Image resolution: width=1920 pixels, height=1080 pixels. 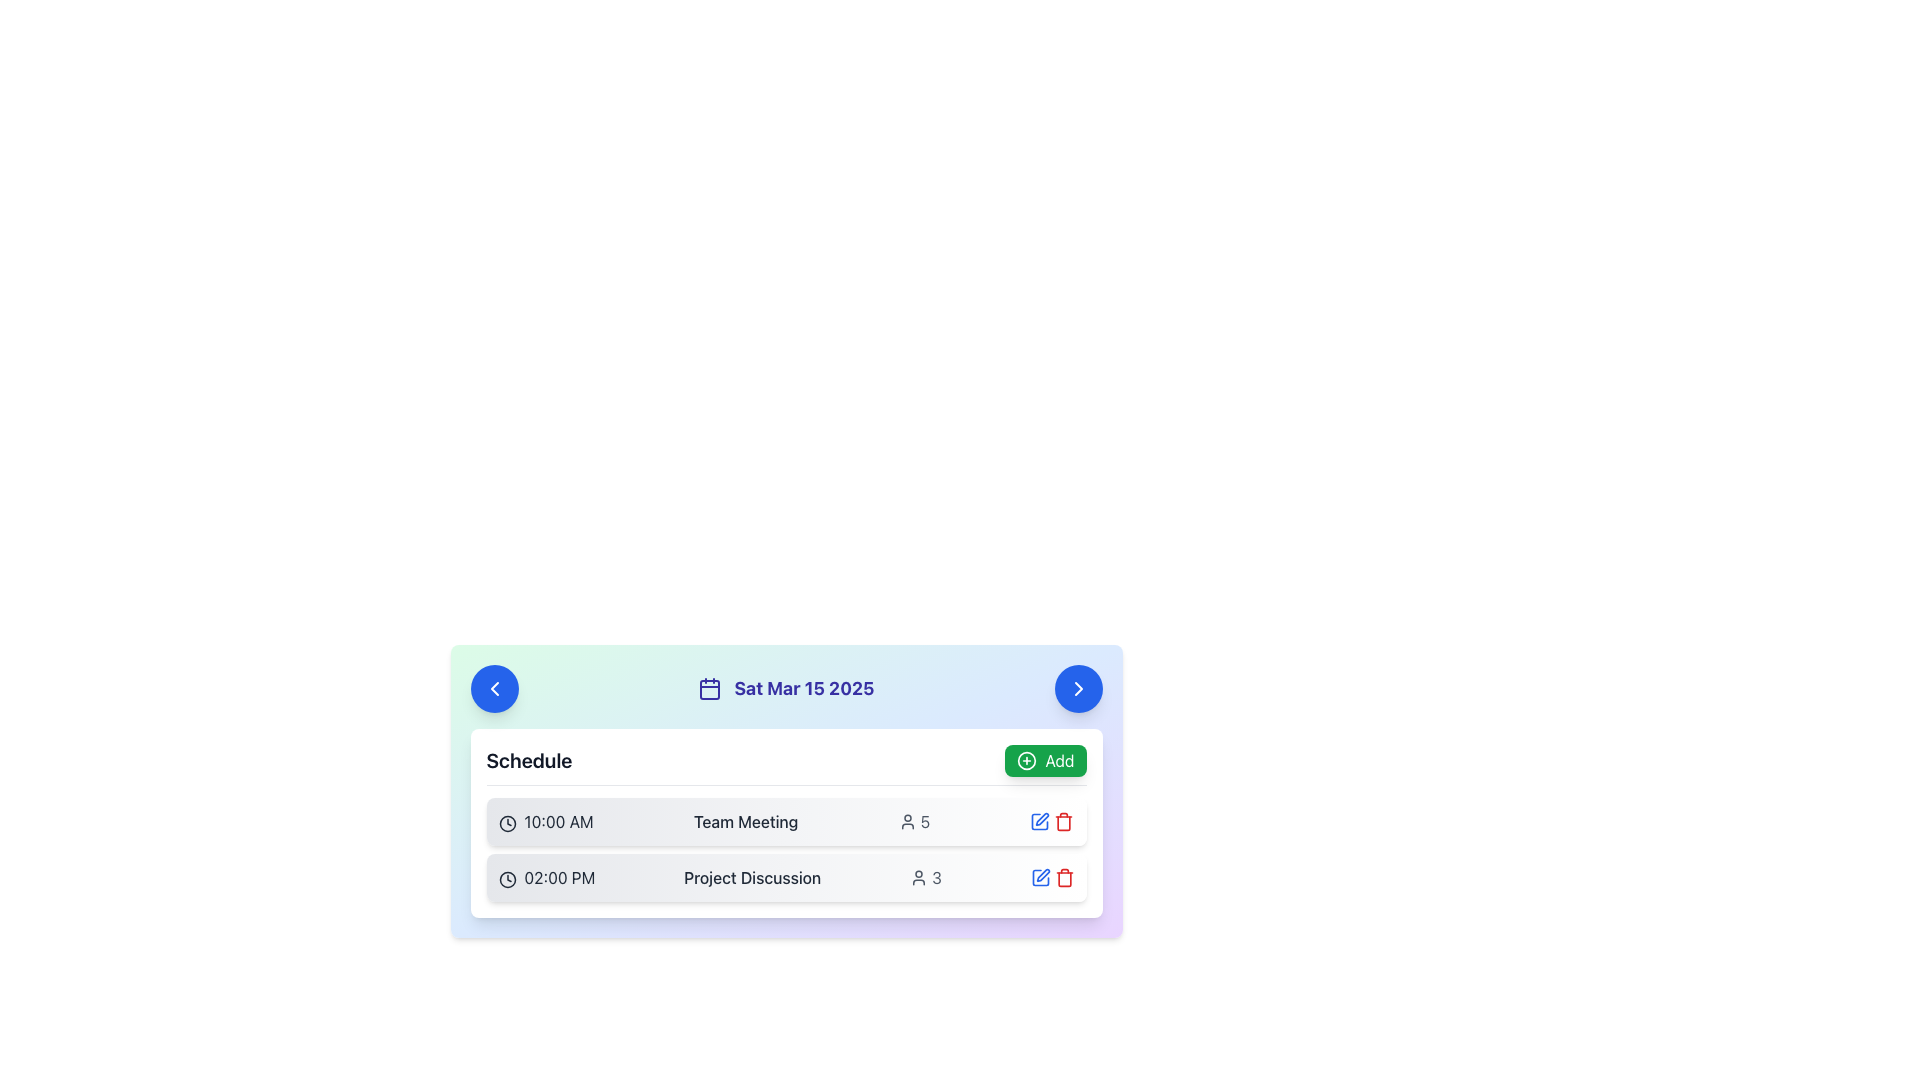 What do you see at coordinates (1051, 821) in the screenshot?
I see `the blue pen icon in the interactive icon group located in the top-right corner of the 'Team Meeting' schedule item` at bounding box center [1051, 821].